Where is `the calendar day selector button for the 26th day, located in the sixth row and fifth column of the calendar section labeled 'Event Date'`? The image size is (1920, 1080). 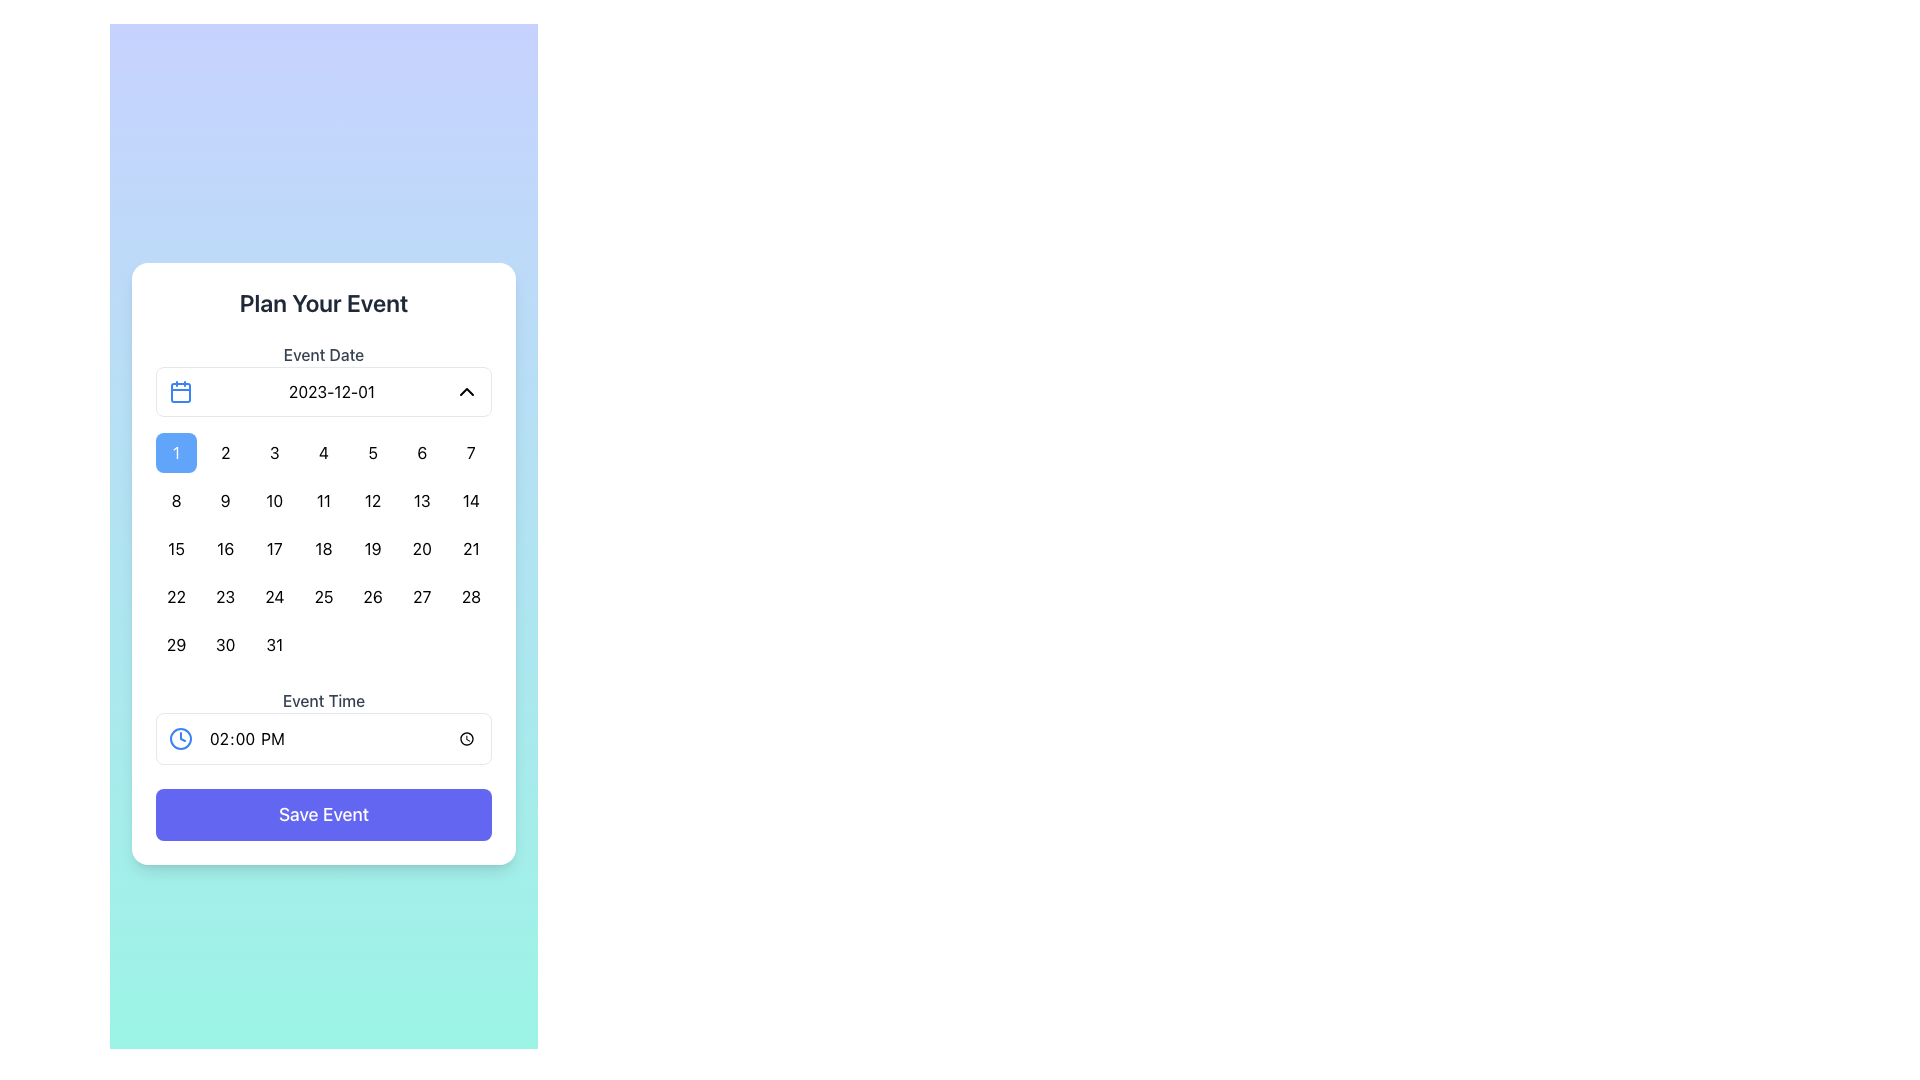
the calendar day selector button for the 26th day, located in the sixth row and fifth column of the calendar section labeled 'Event Date' is located at coordinates (373, 596).